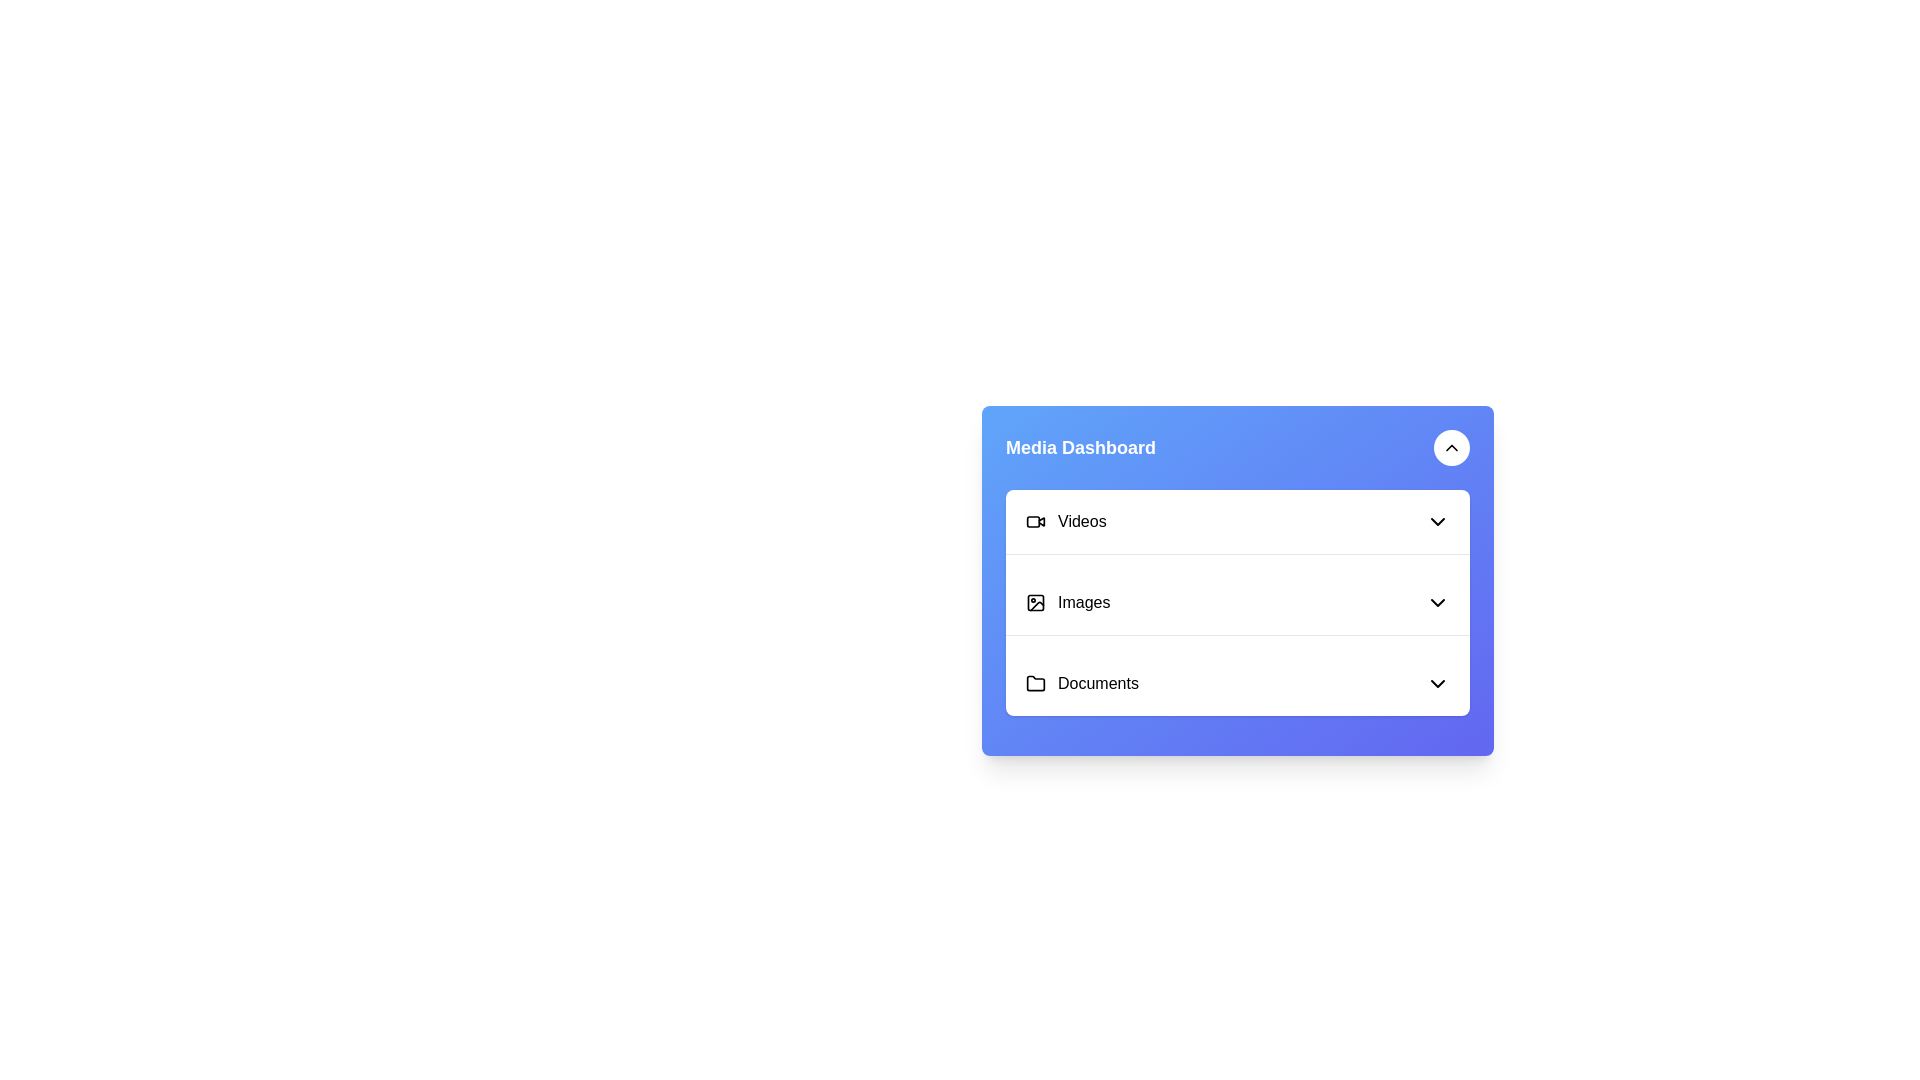 The image size is (1920, 1080). Describe the element at coordinates (1081, 520) in the screenshot. I see `the text label reading 'Videos', which is styled with a black font and located to the right of a video icon within a blue card labeled 'Media Dashboard'` at that location.